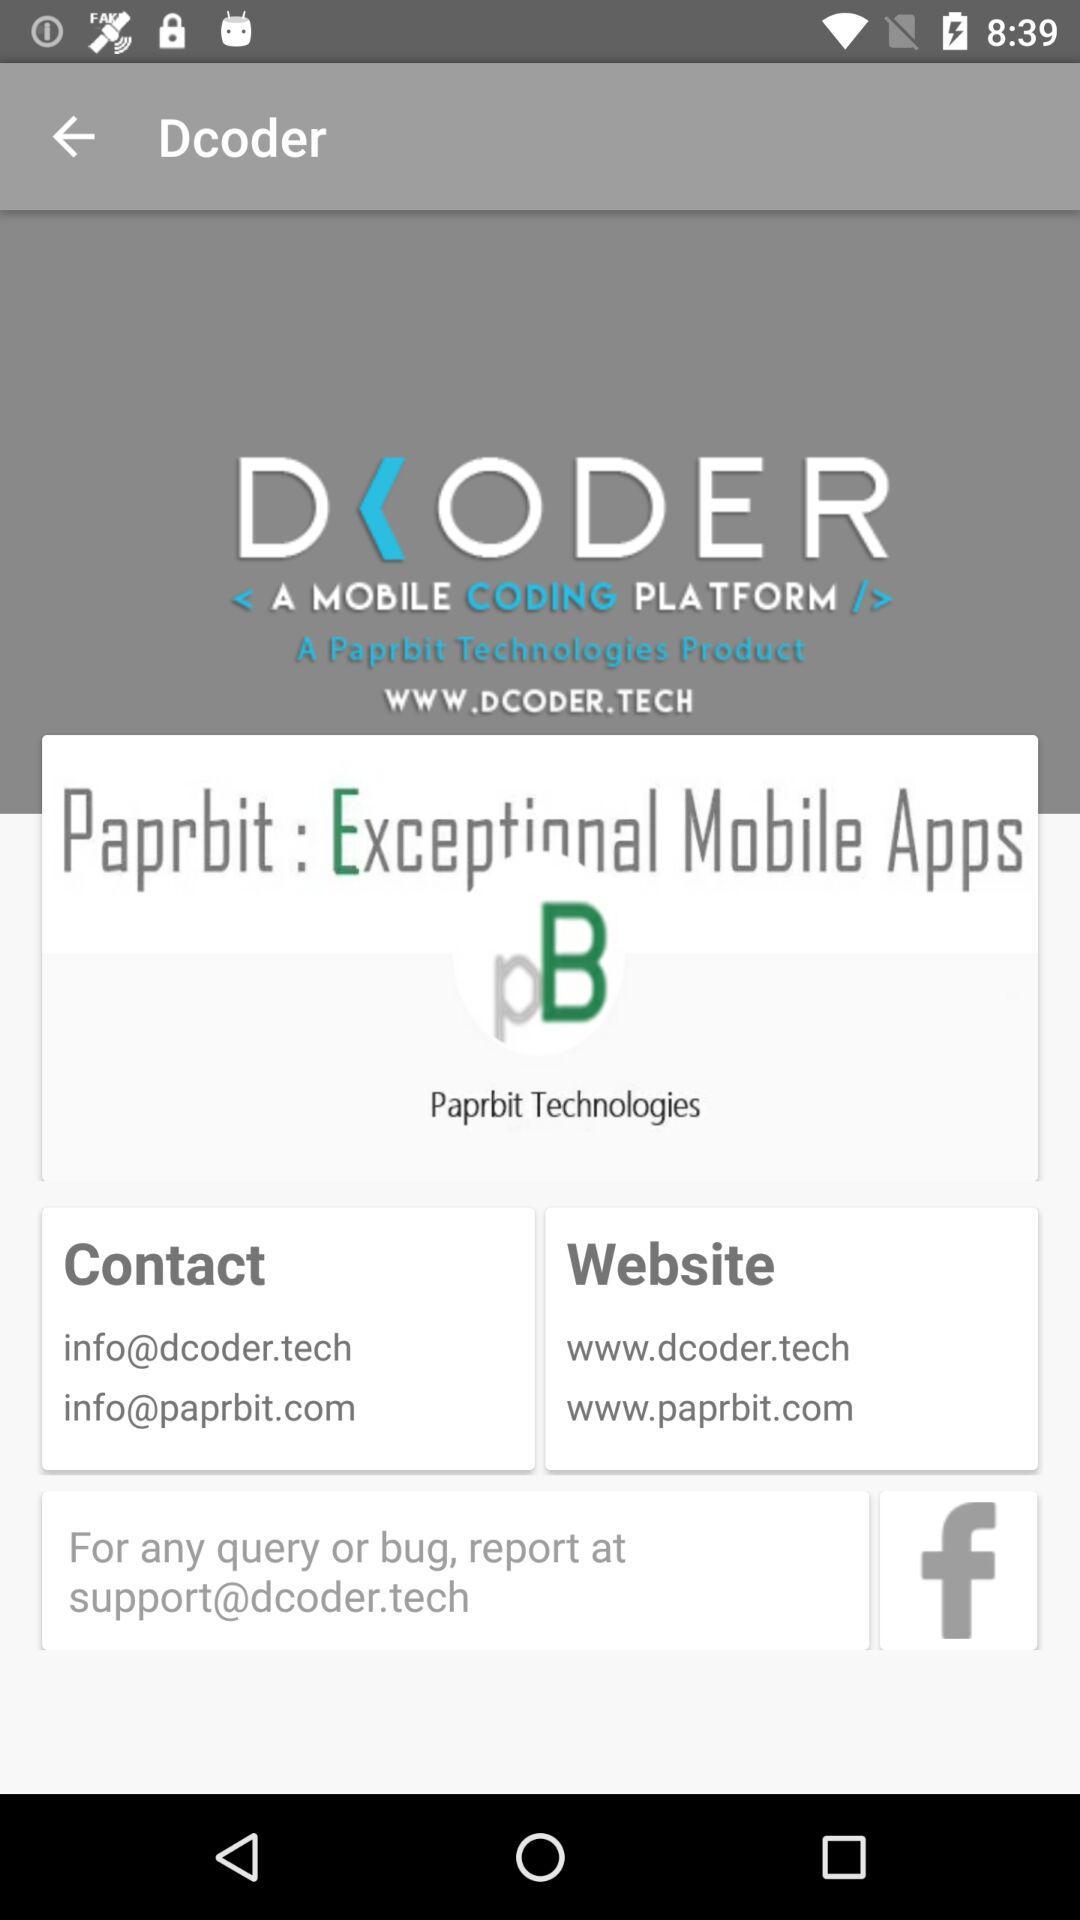 The image size is (1080, 1920). Describe the element at coordinates (957, 1569) in the screenshot. I see `icon to the right of for any query` at that location.